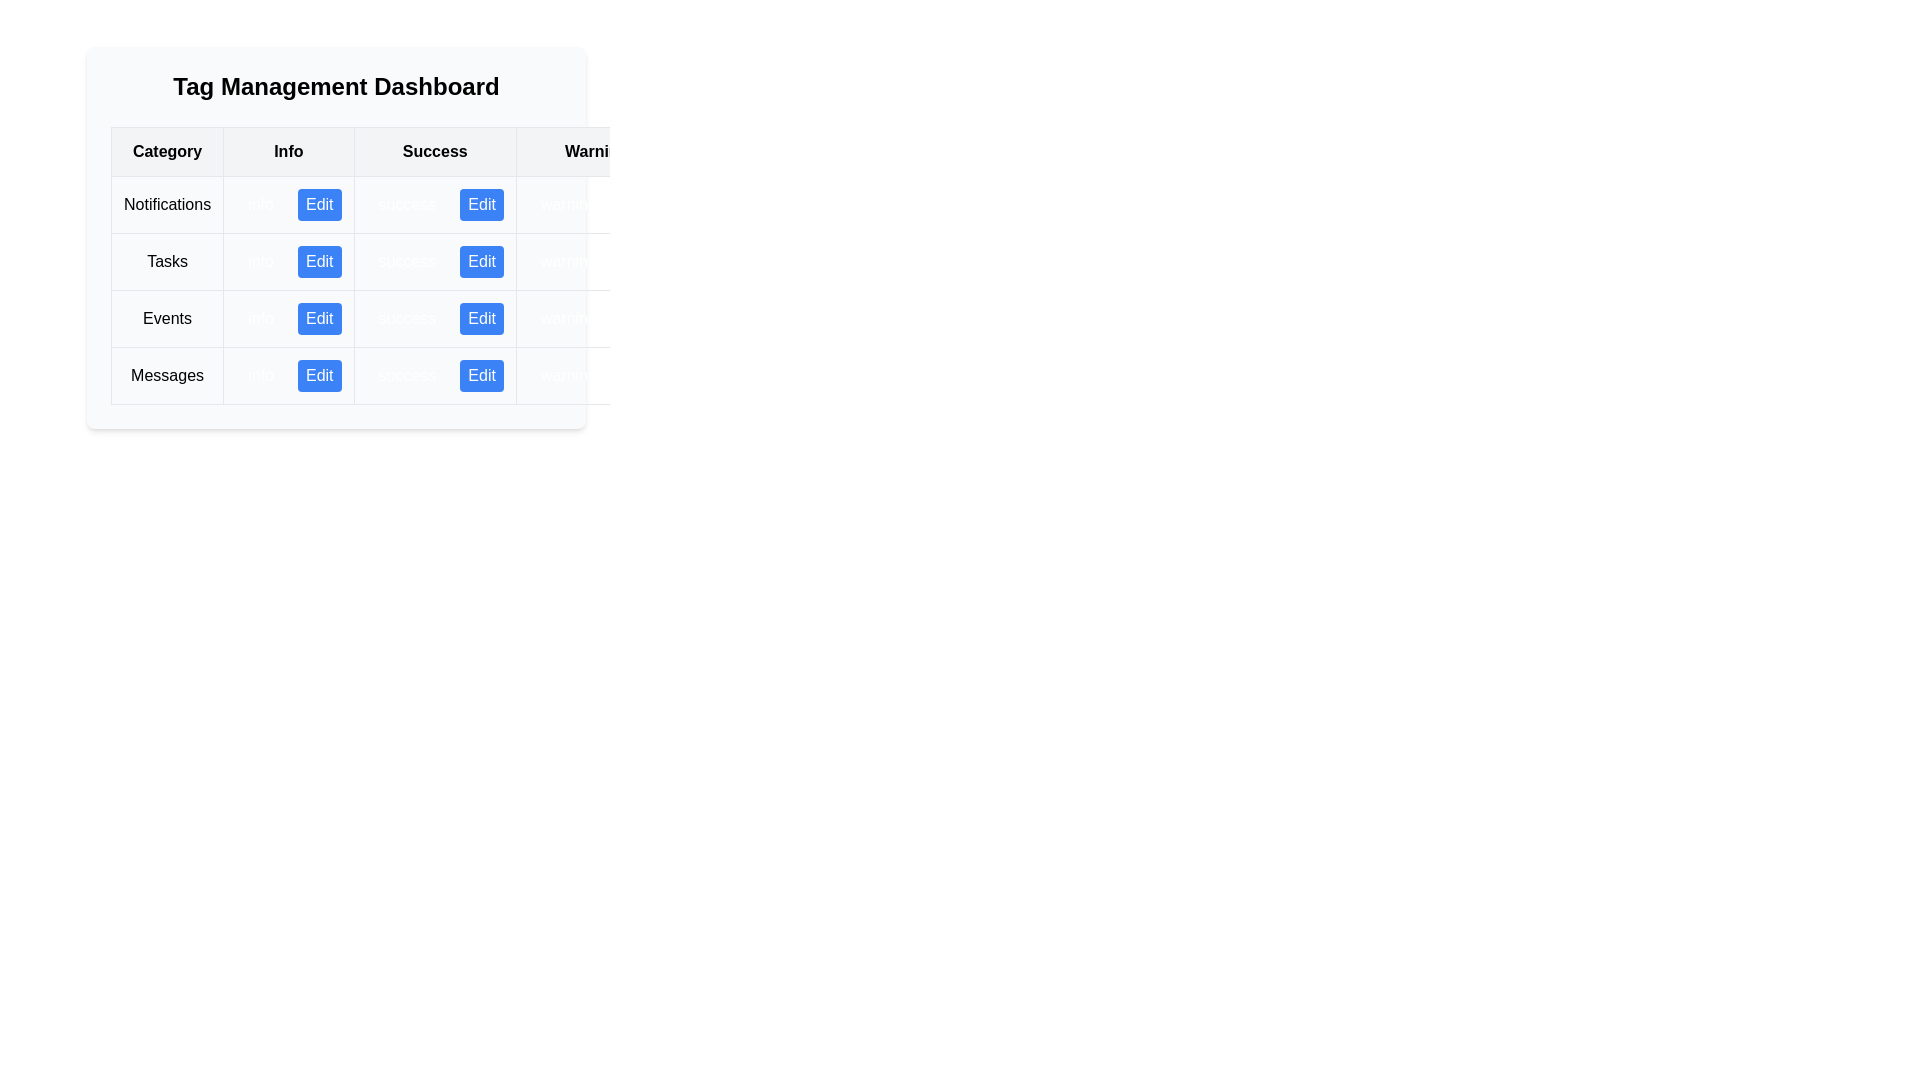 The height and width of the screenshot is (1080, 1920). Describe the element at coordinates (462, 375) in the screenshot. I see `the button with rounded corners and a blue background labeled 'Edit' in the 'Messages' row of the 'Success' column` at that location.